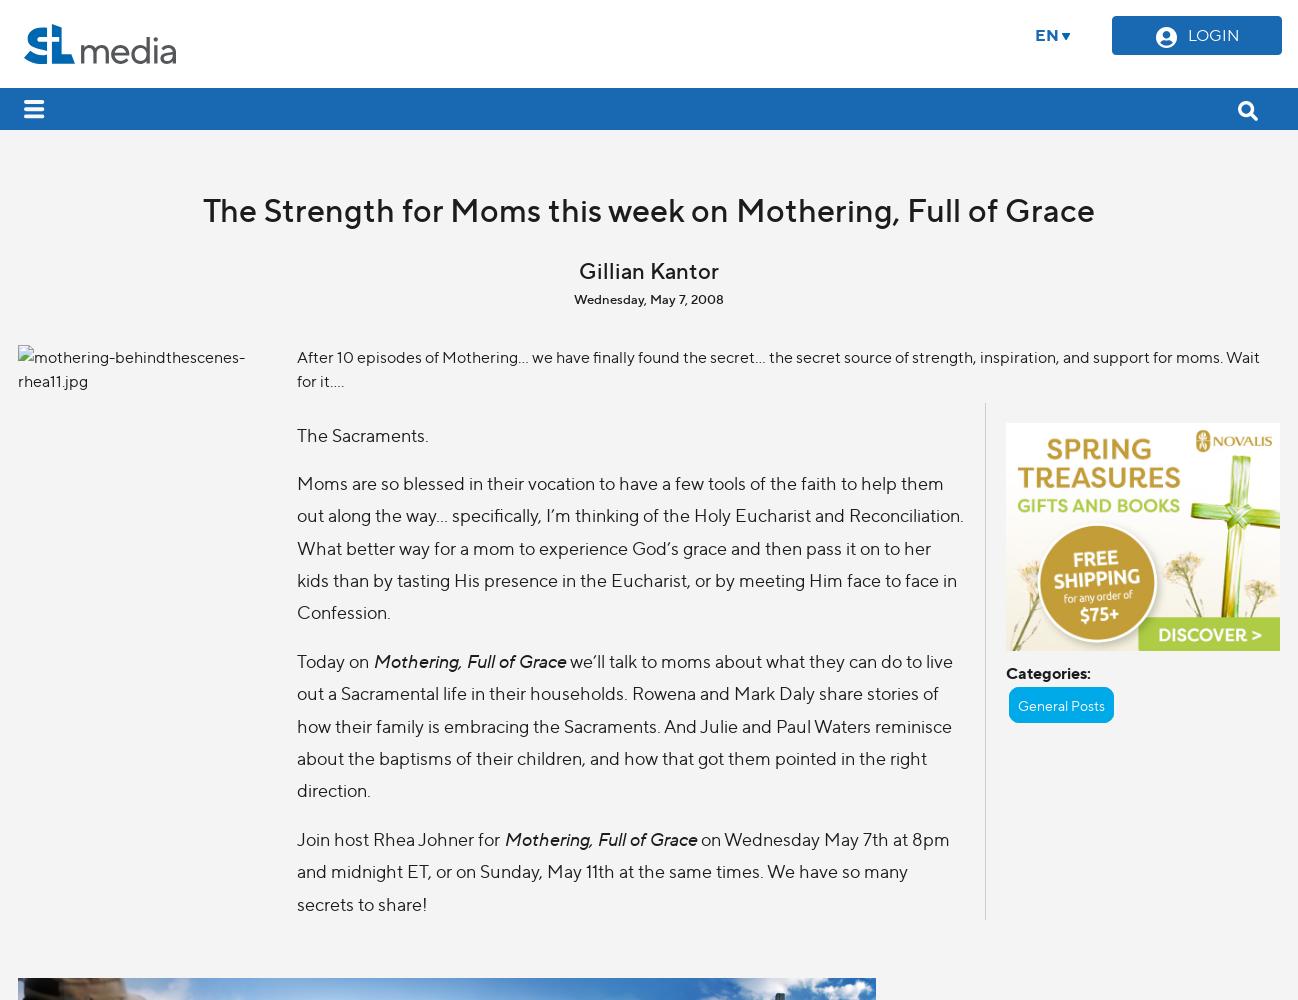 The image size is (1298, 1000). Describe the element at coordinates (1045, 34) in the screenshot. I see `'EN'` at that location.